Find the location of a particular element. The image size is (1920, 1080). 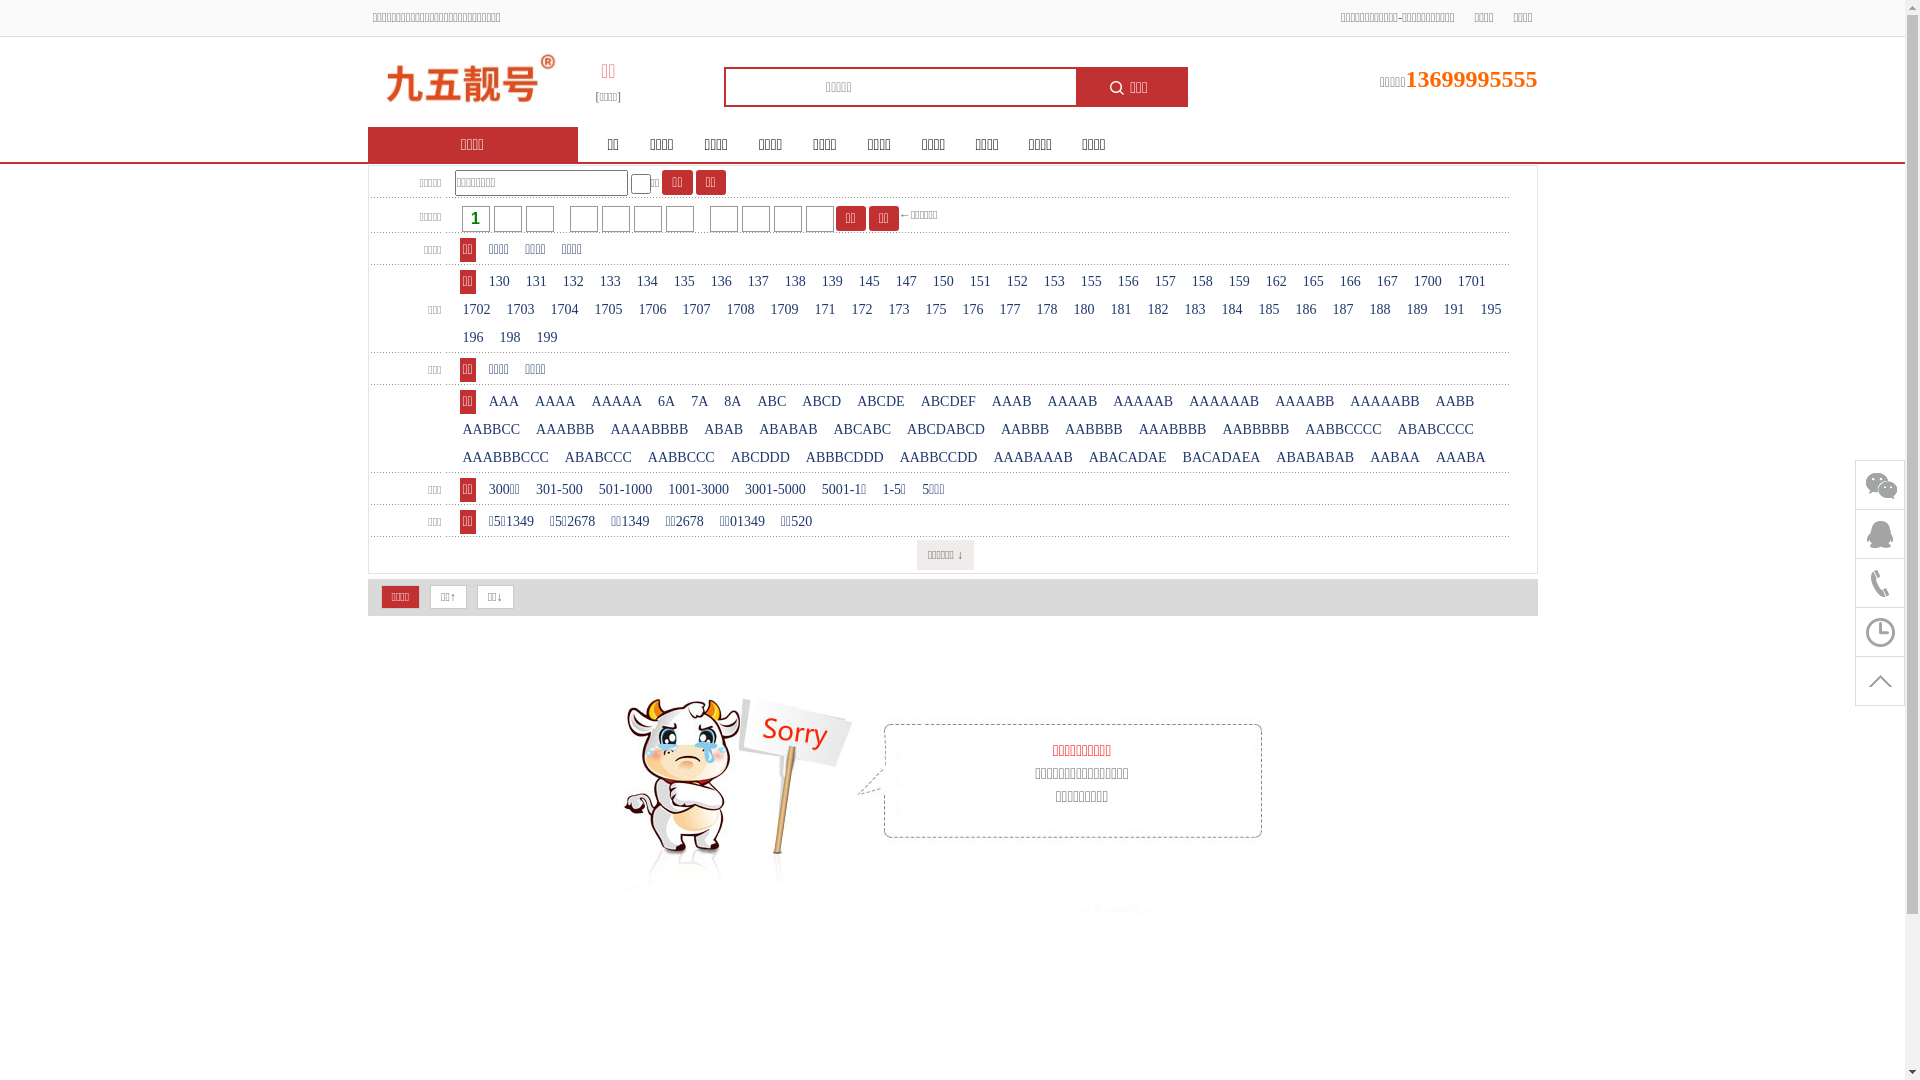

'1707' is located at coordinates (696, 309).